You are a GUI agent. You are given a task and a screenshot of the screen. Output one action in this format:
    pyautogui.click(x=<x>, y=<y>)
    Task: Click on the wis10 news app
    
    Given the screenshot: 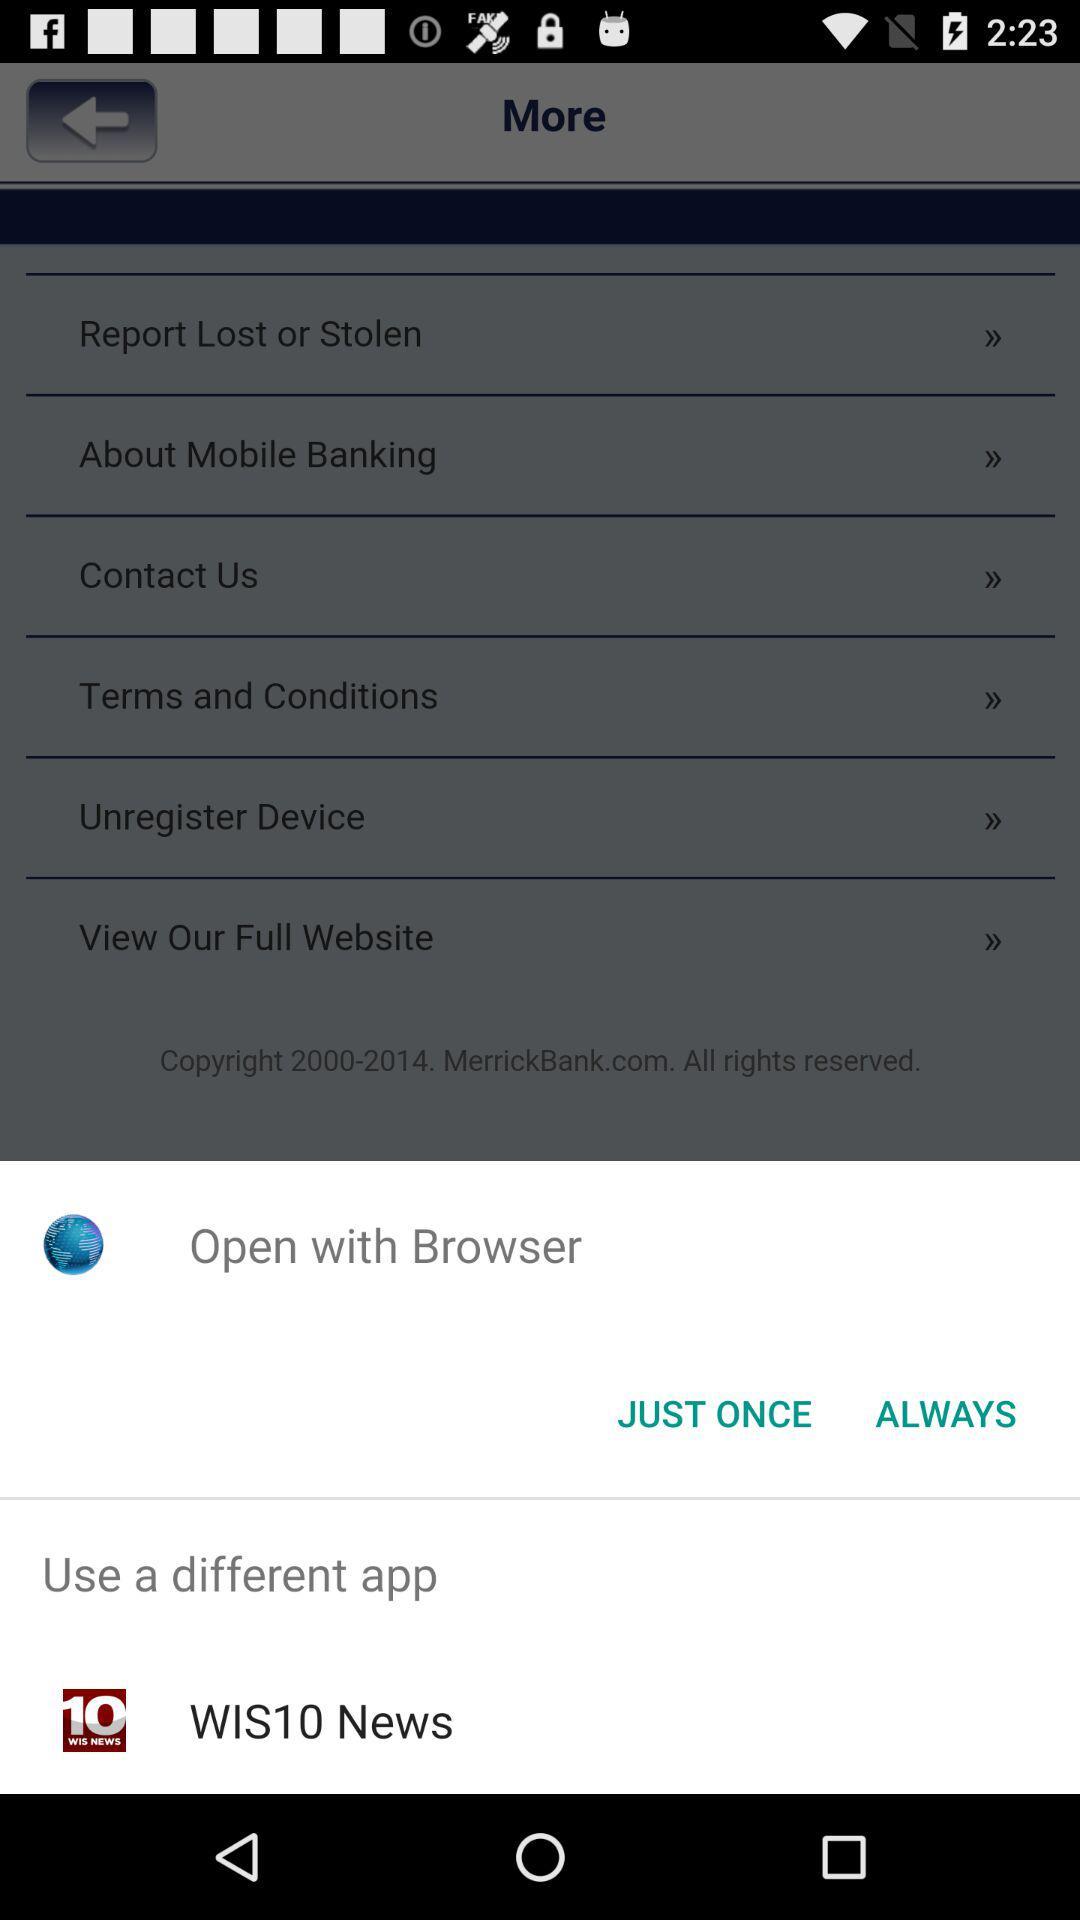 What is the action you would take?
    pyautogui.click(x=320, y=1719)
    